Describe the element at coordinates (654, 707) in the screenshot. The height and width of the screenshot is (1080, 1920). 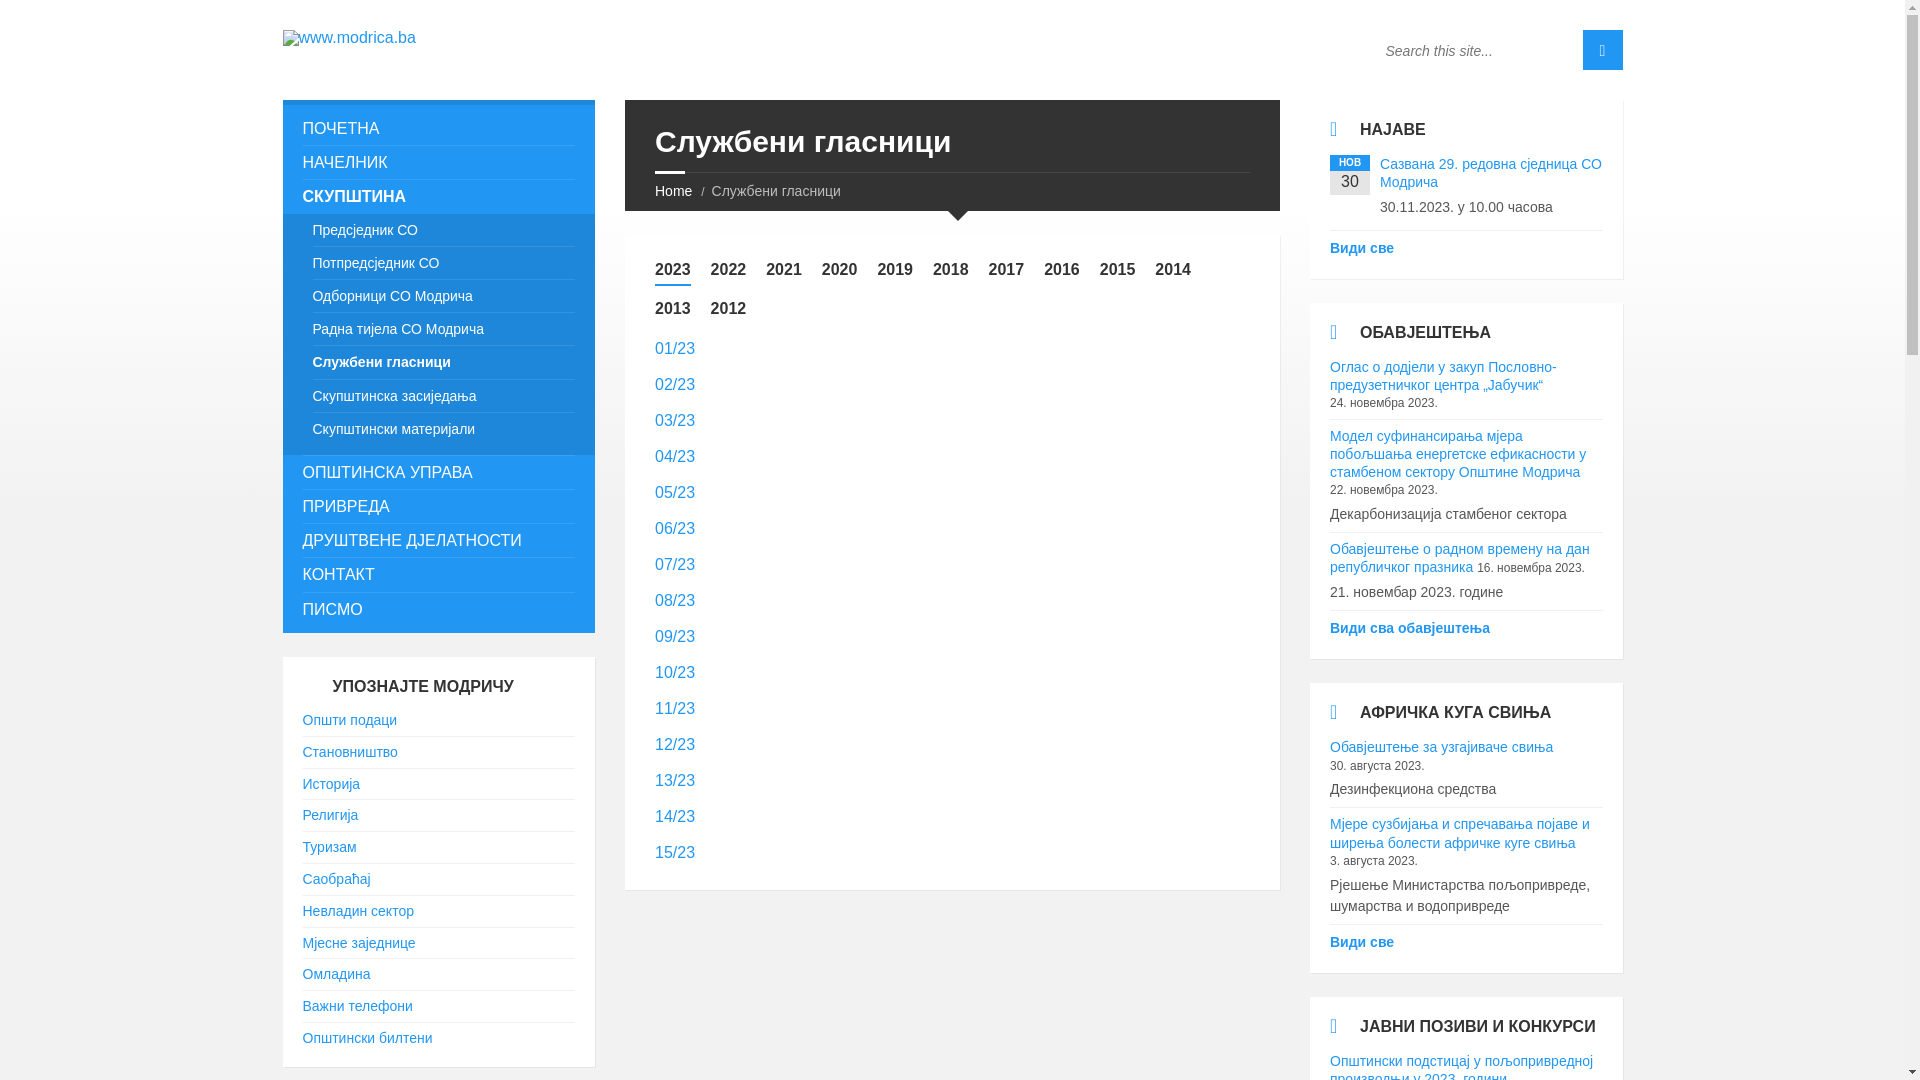
I see `'11/23'` at that location.